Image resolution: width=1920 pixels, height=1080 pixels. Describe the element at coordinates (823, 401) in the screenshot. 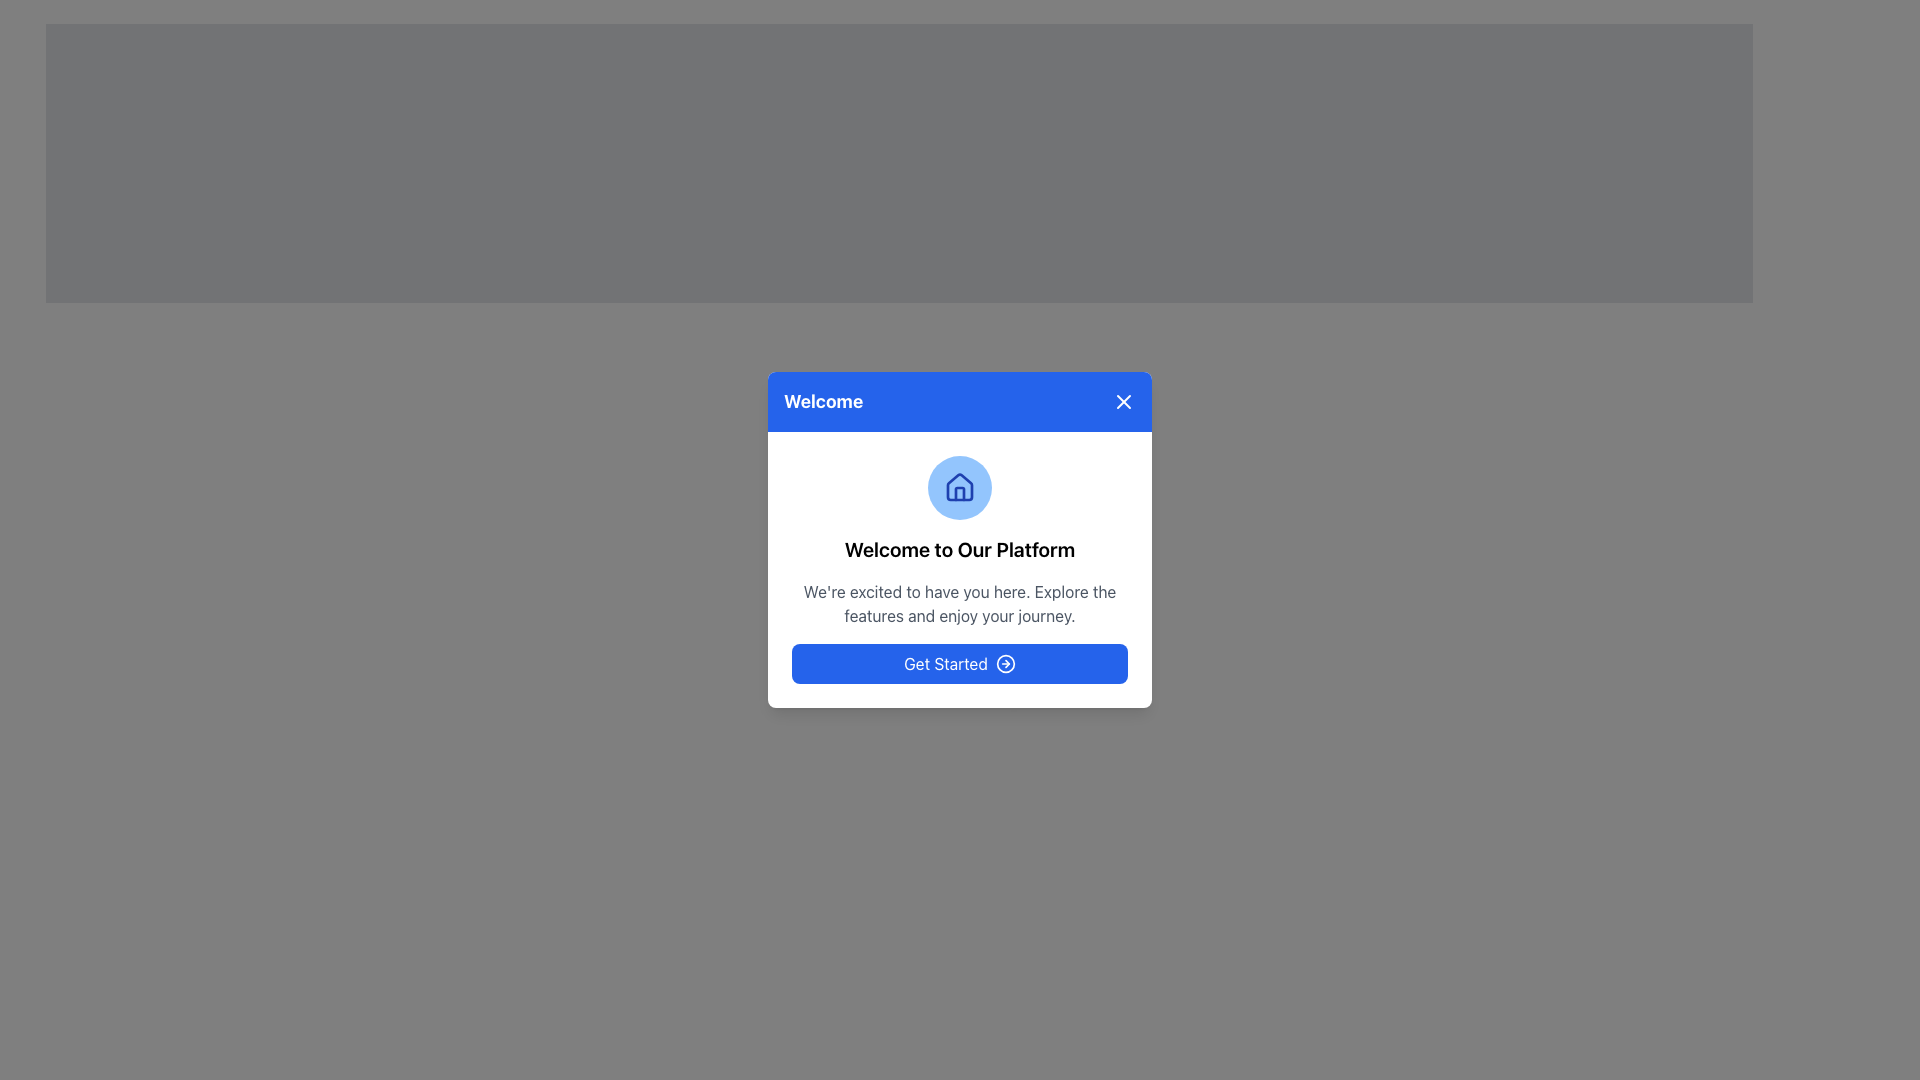

I see `the text label that serves as the header for the popup dialog box, located in the top left section of the blue banner header` at that location.